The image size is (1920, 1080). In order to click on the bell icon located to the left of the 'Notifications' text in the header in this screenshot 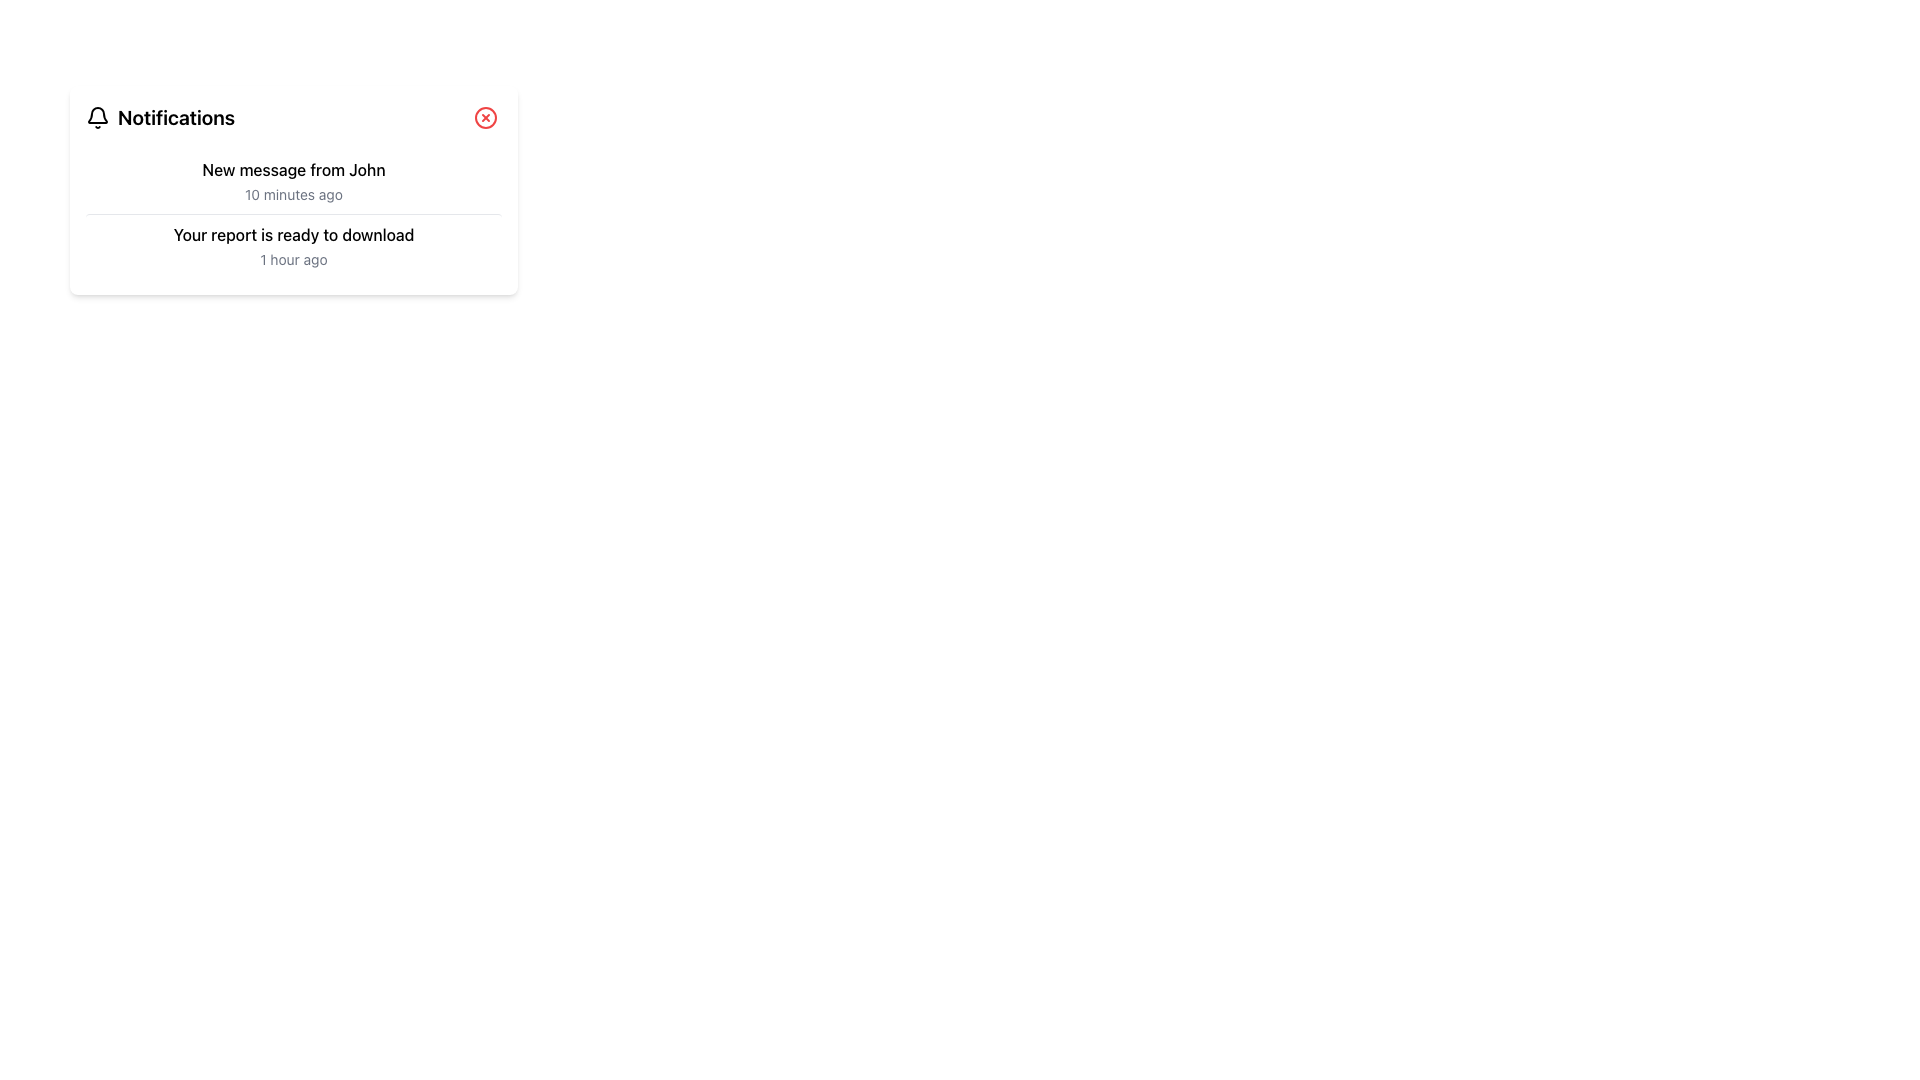, I will do `click(96, 118)`.